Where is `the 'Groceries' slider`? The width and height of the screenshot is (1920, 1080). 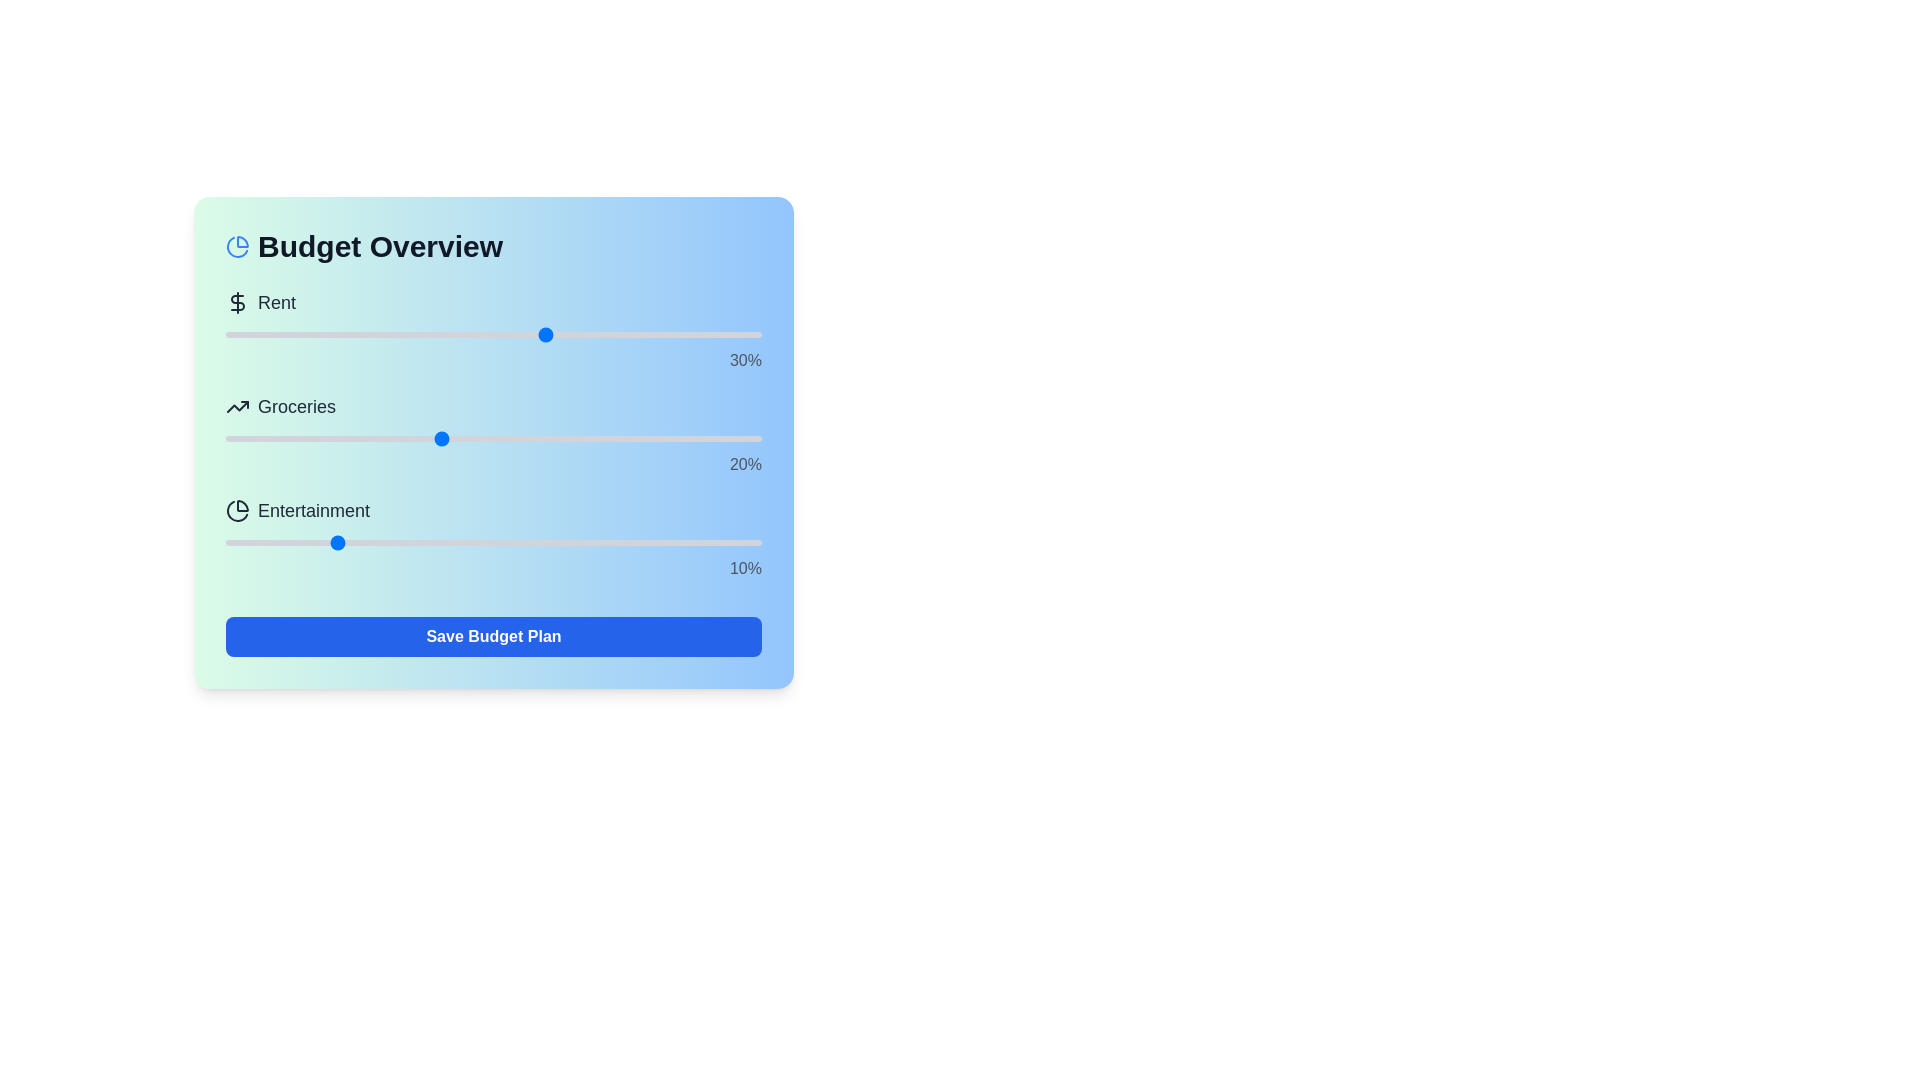 the 'Groceries' slider is located at coordinates (676, 438).